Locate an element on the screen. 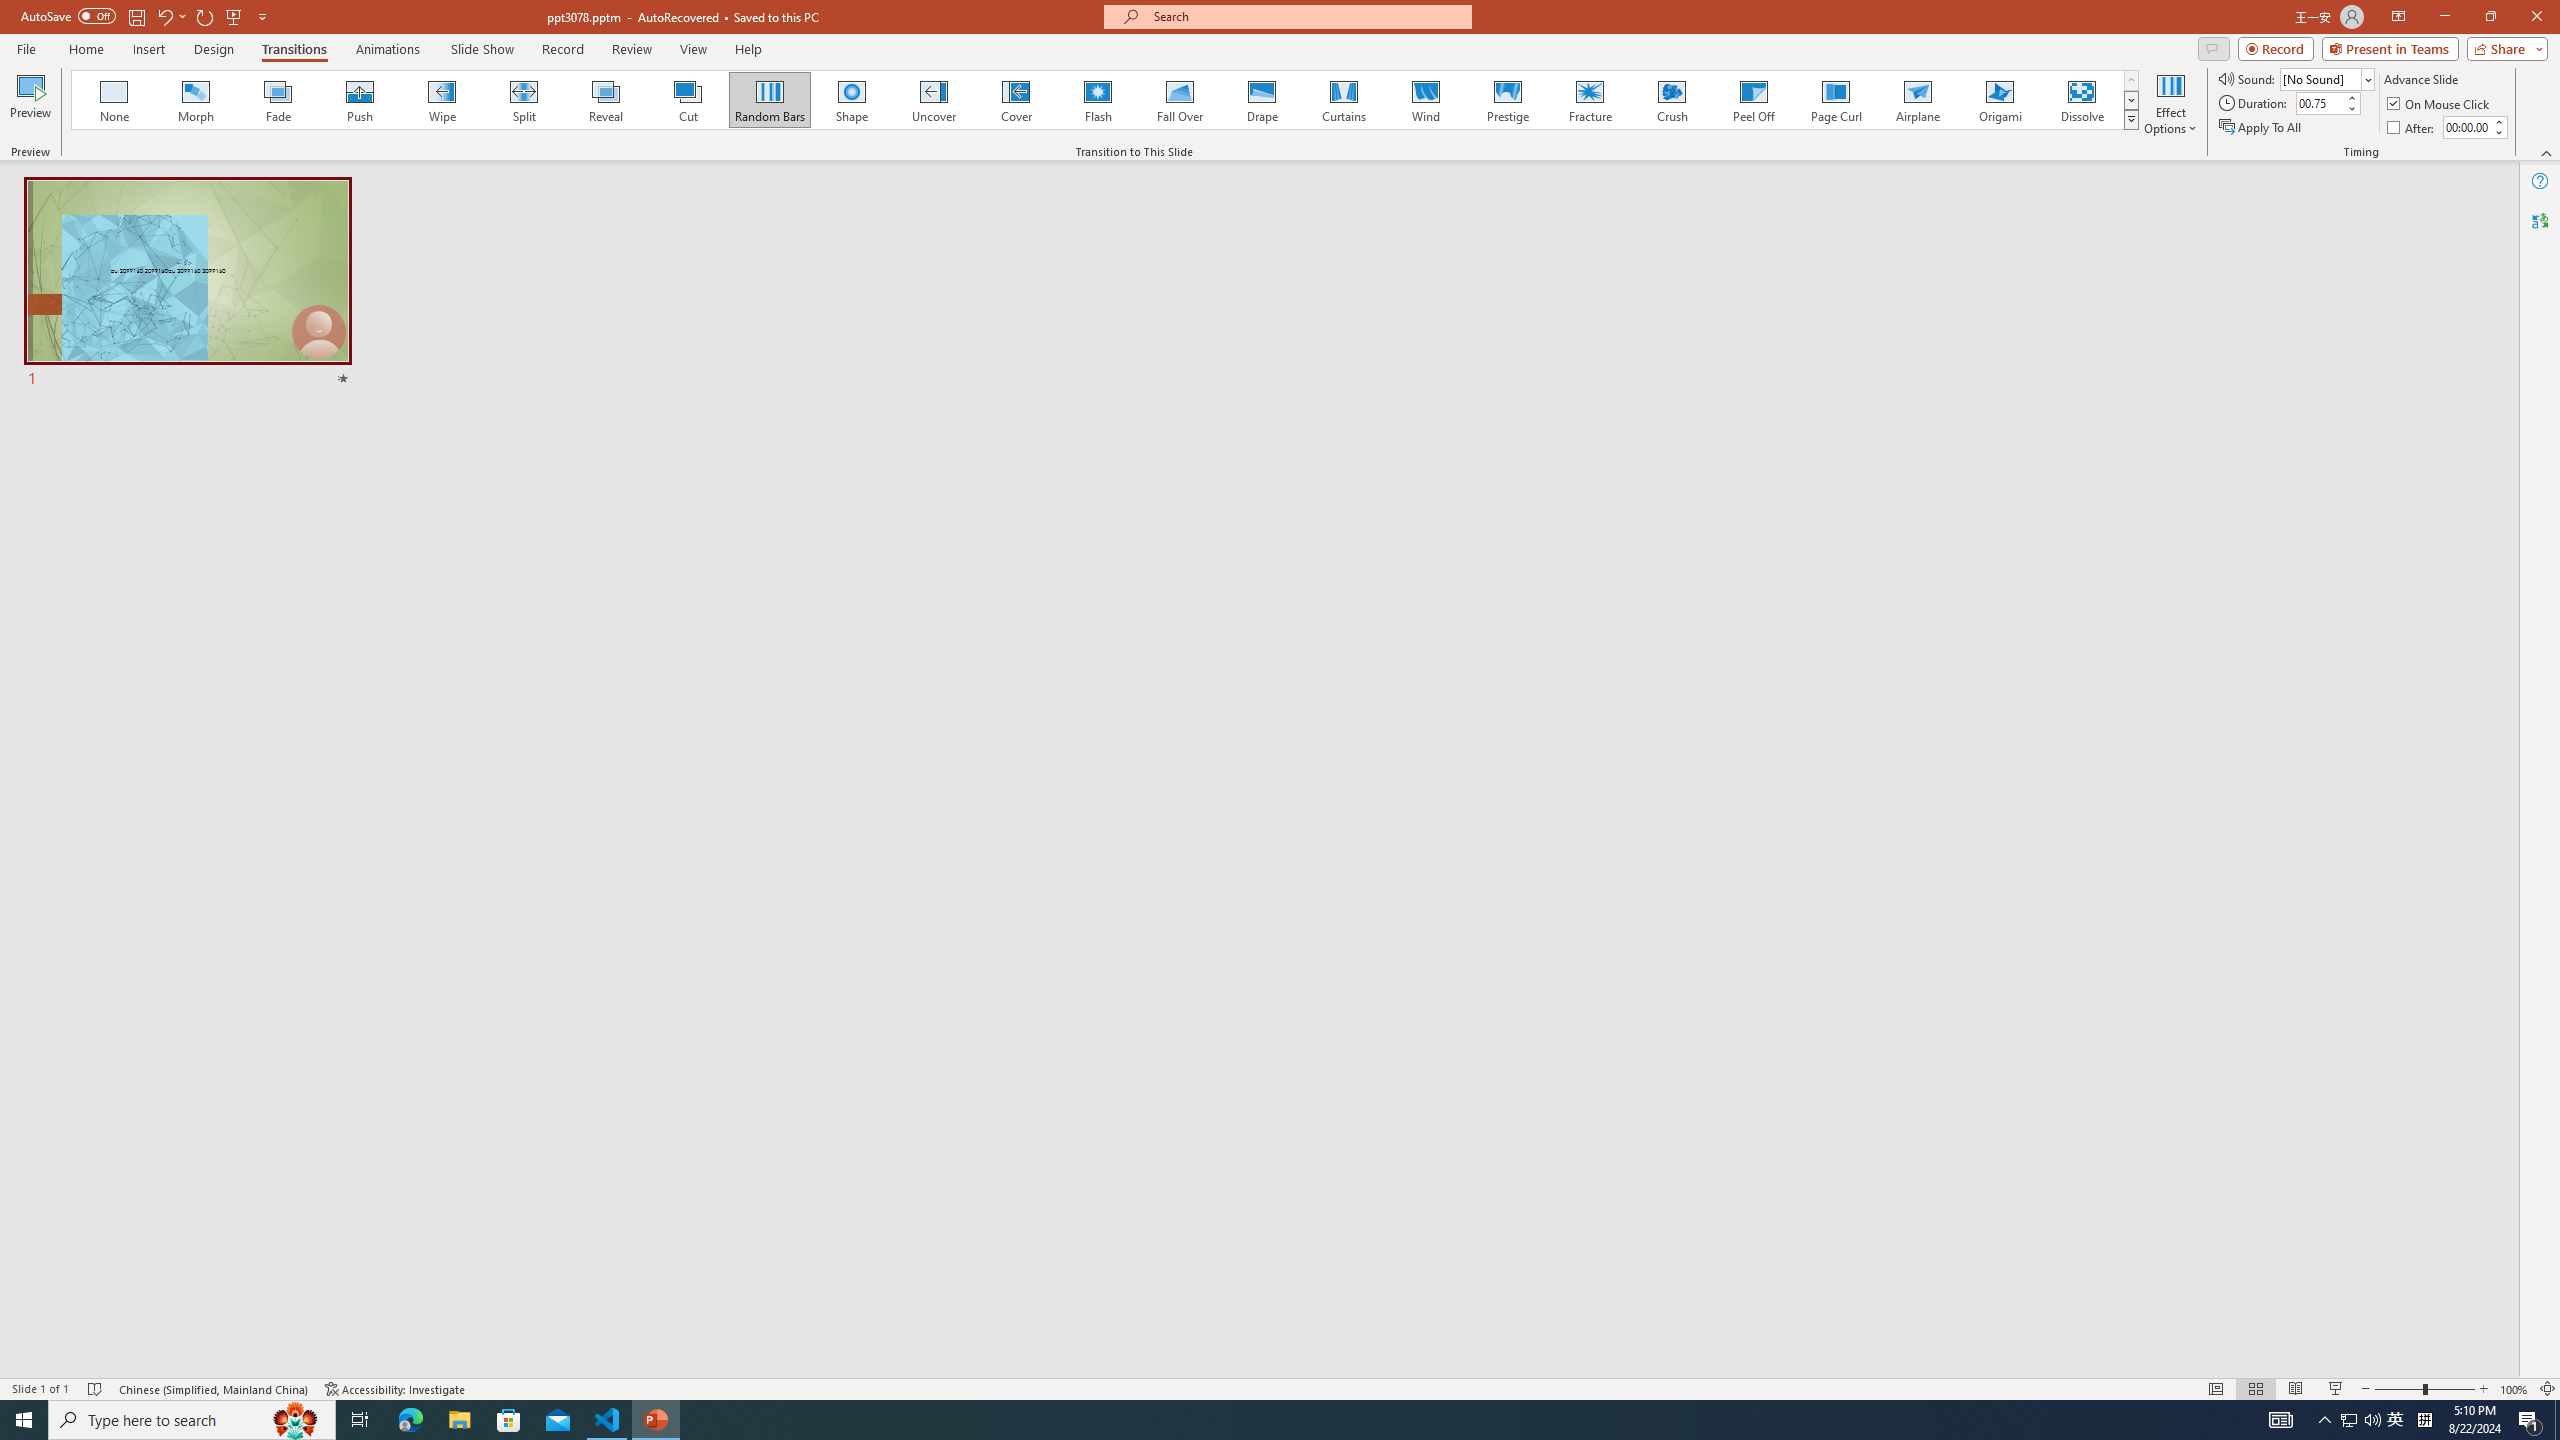 The height and width of the screenshot is (1440, 2560). 'Dissolve' is located at coordinates (2080, 99).